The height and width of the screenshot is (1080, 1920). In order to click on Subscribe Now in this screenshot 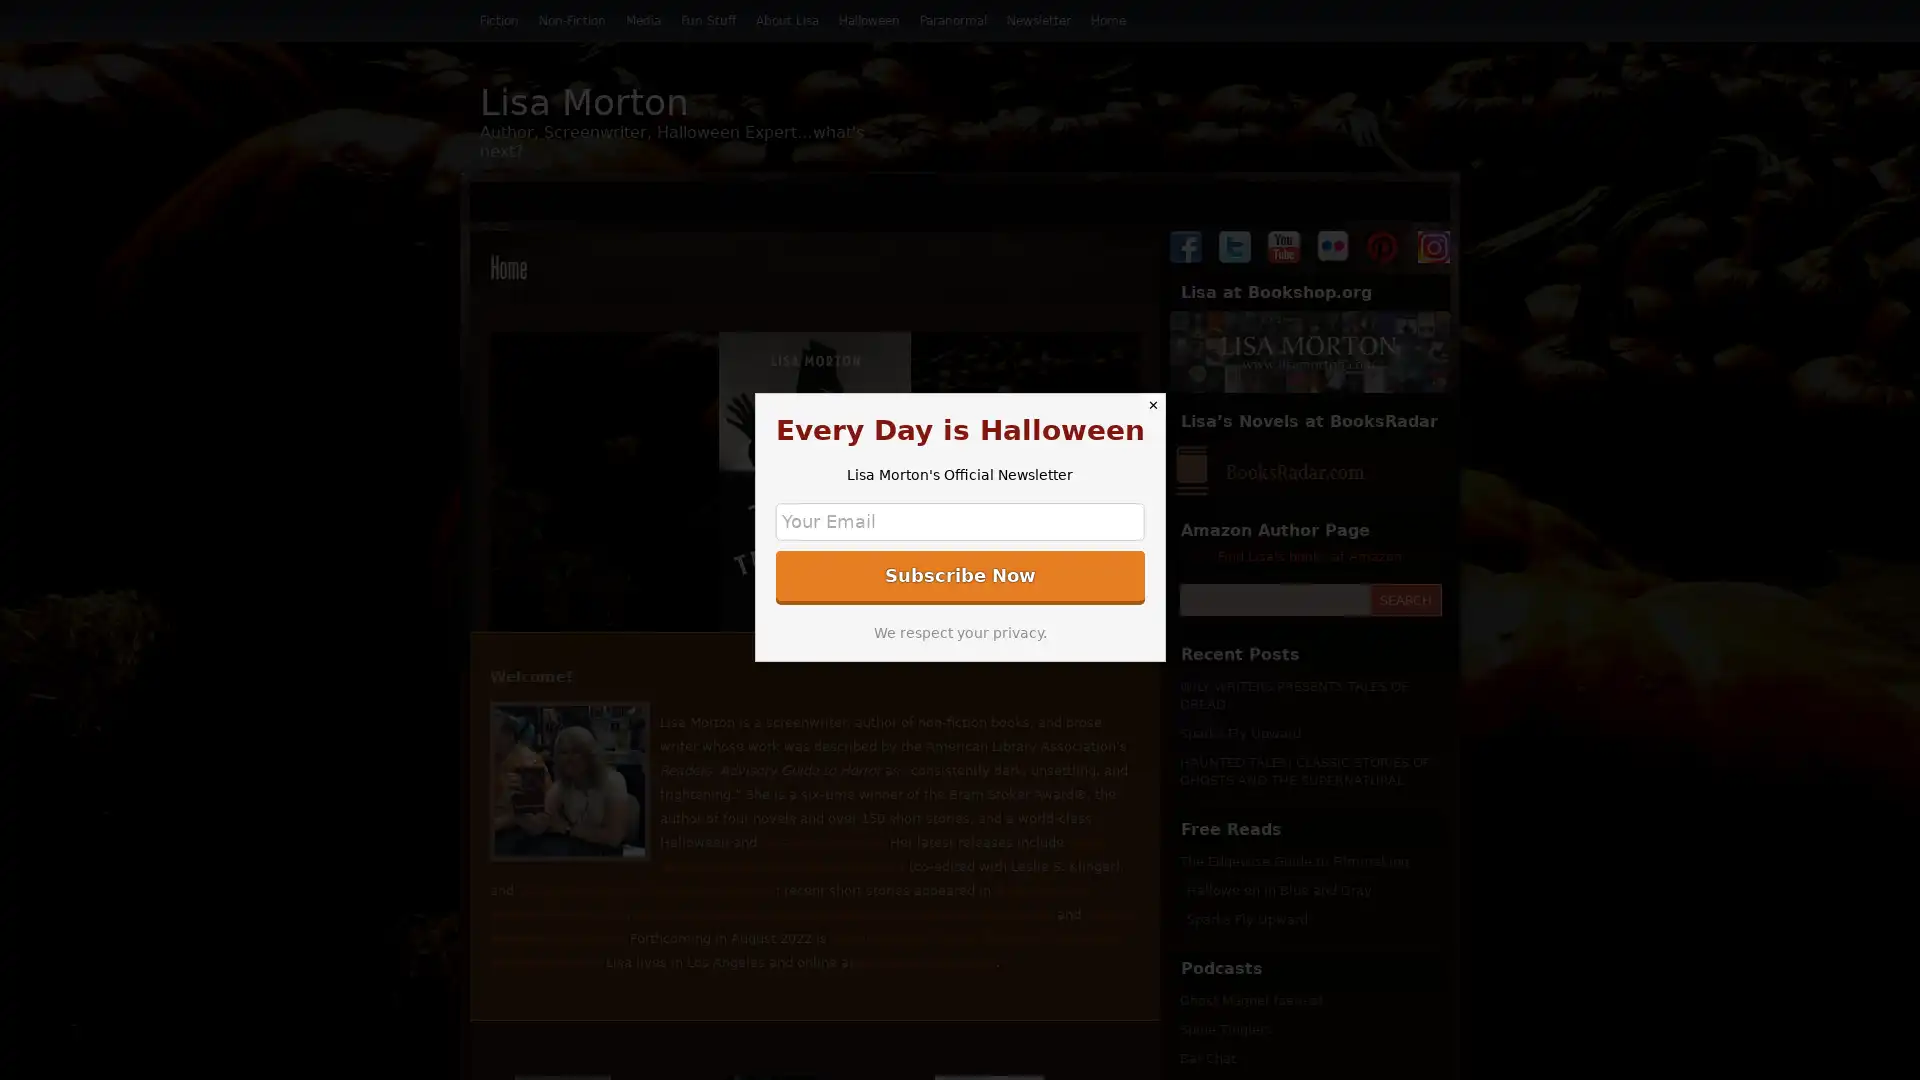, I will do `click(958, 574)`.